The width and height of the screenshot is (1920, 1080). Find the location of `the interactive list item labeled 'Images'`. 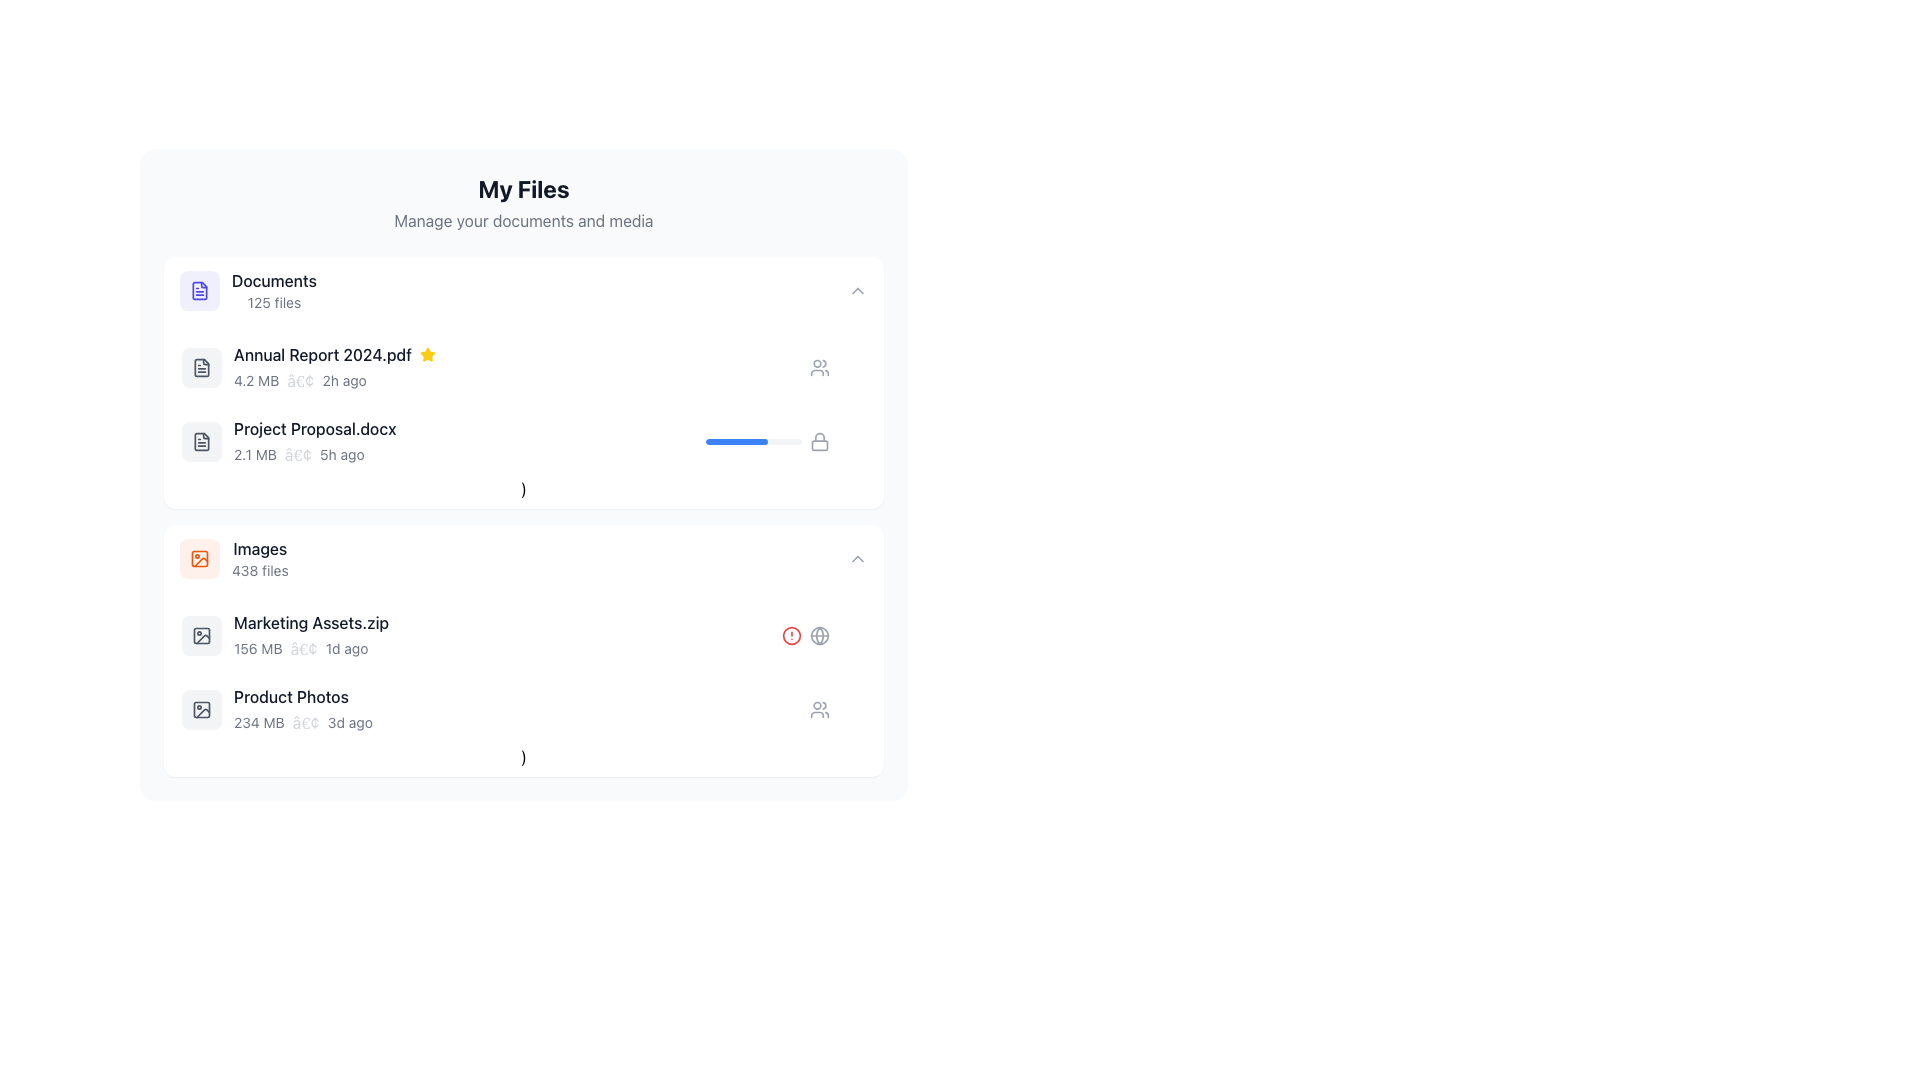

the interactive list item labeled 'Images' is located at coordinates (523, 559).